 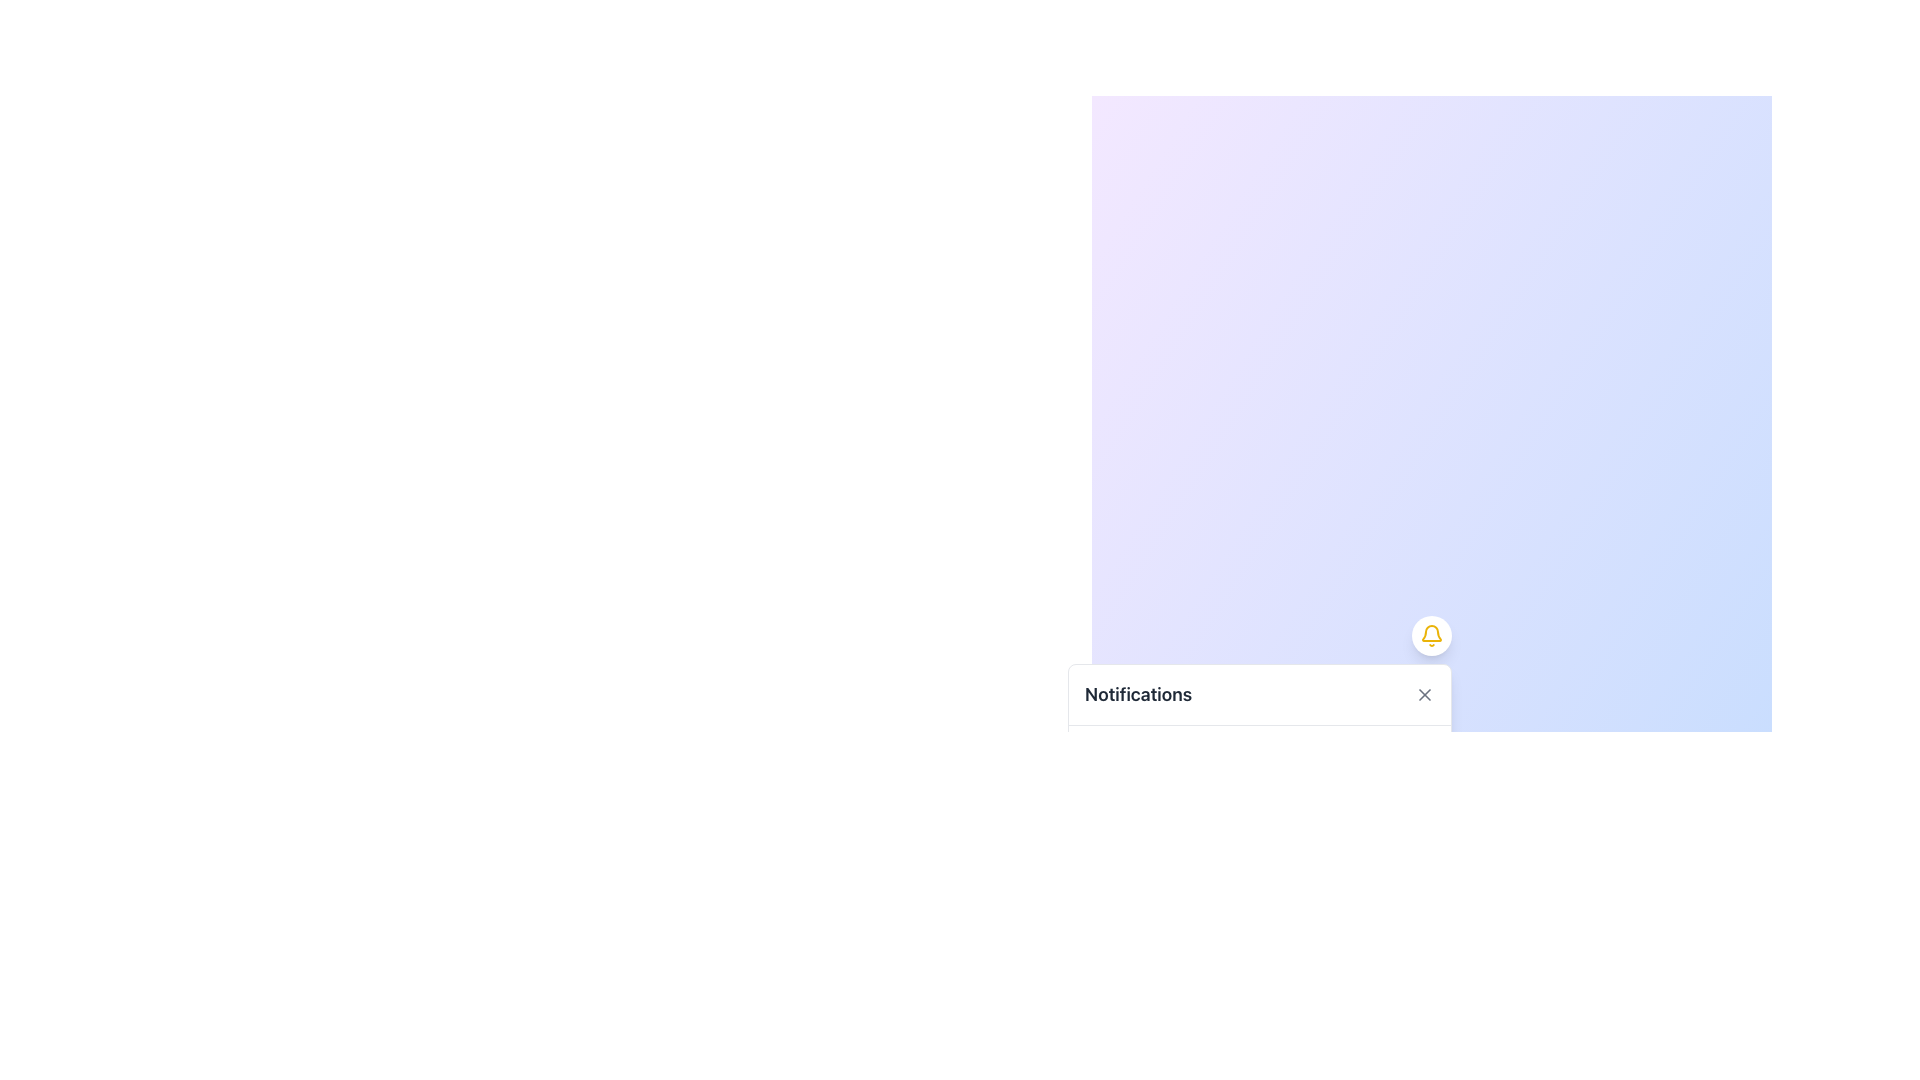 I want to click on the close icon located at the far right of the notification panel, so click(x=1424, y=693).